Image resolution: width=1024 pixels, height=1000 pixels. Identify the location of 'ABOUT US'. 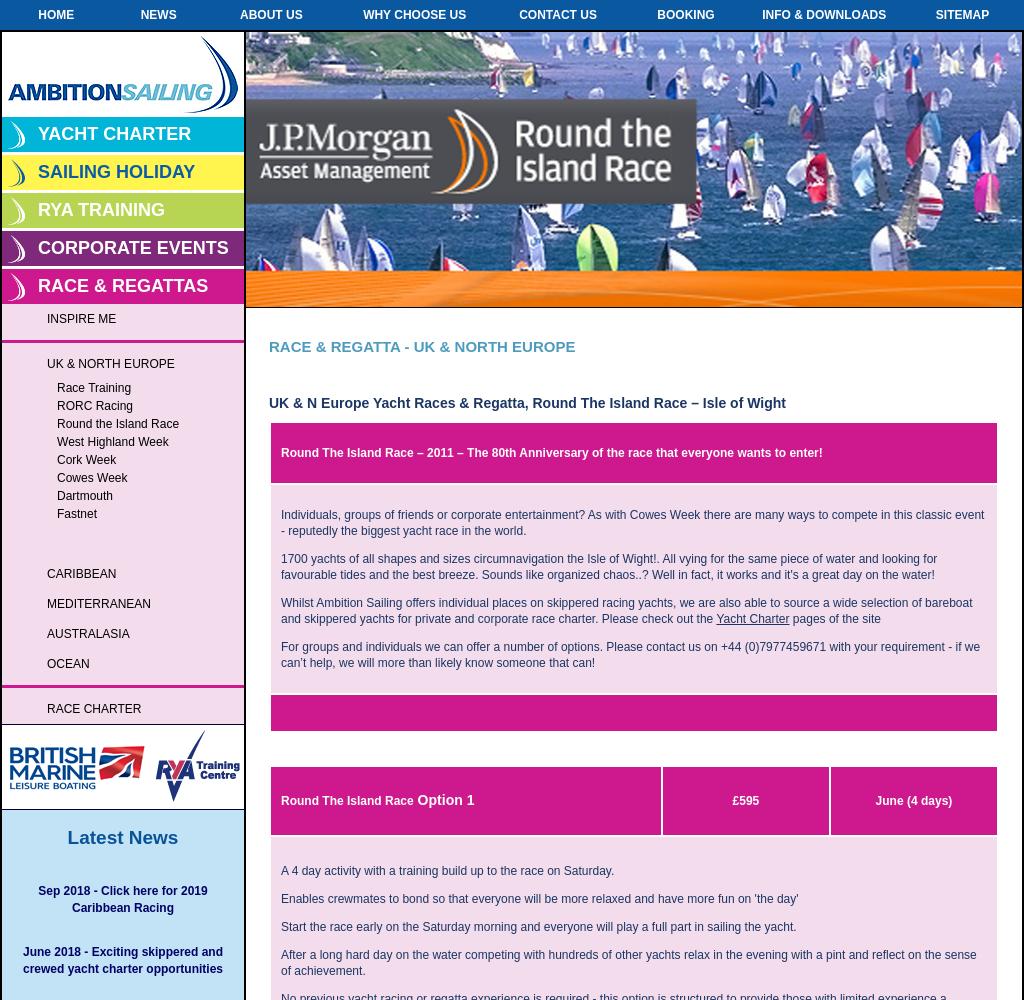
(270, 15).